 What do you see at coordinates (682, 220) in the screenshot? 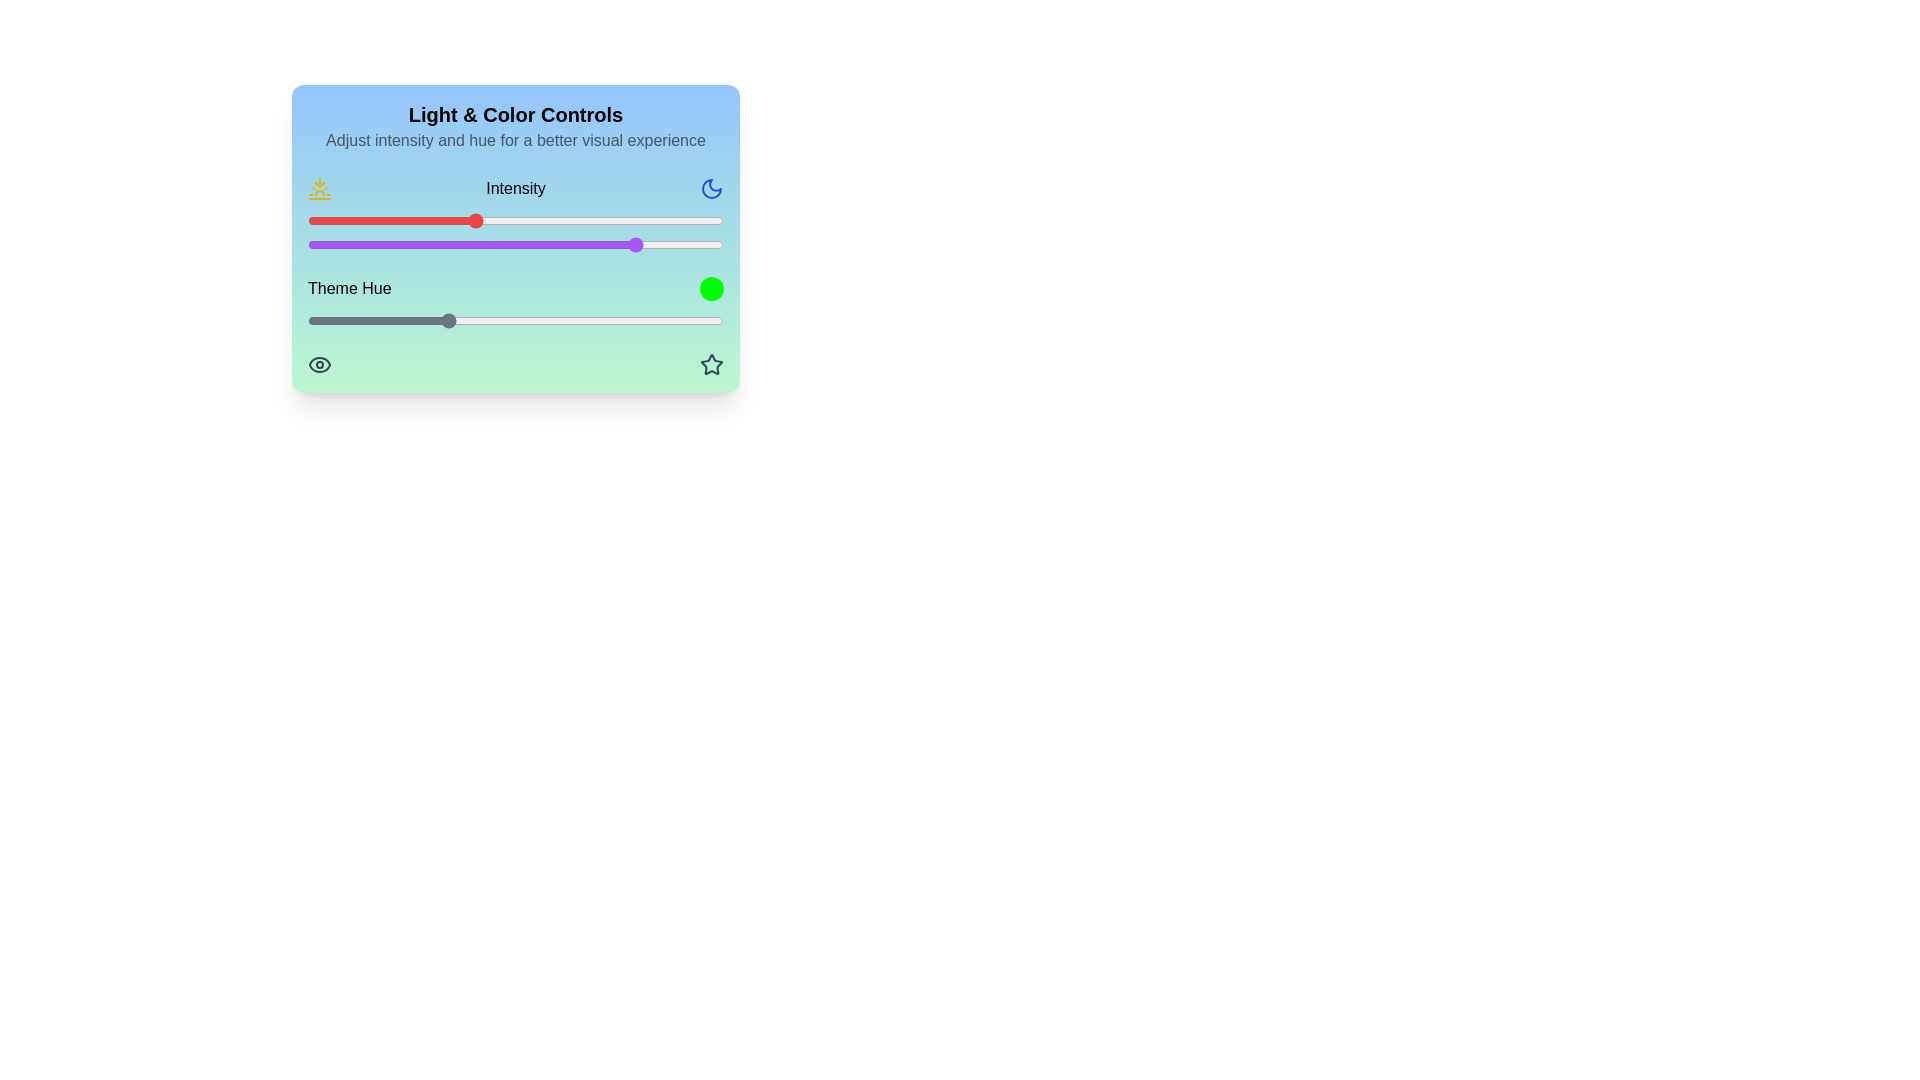
I see `intensity` at bounding box center [682, 220].